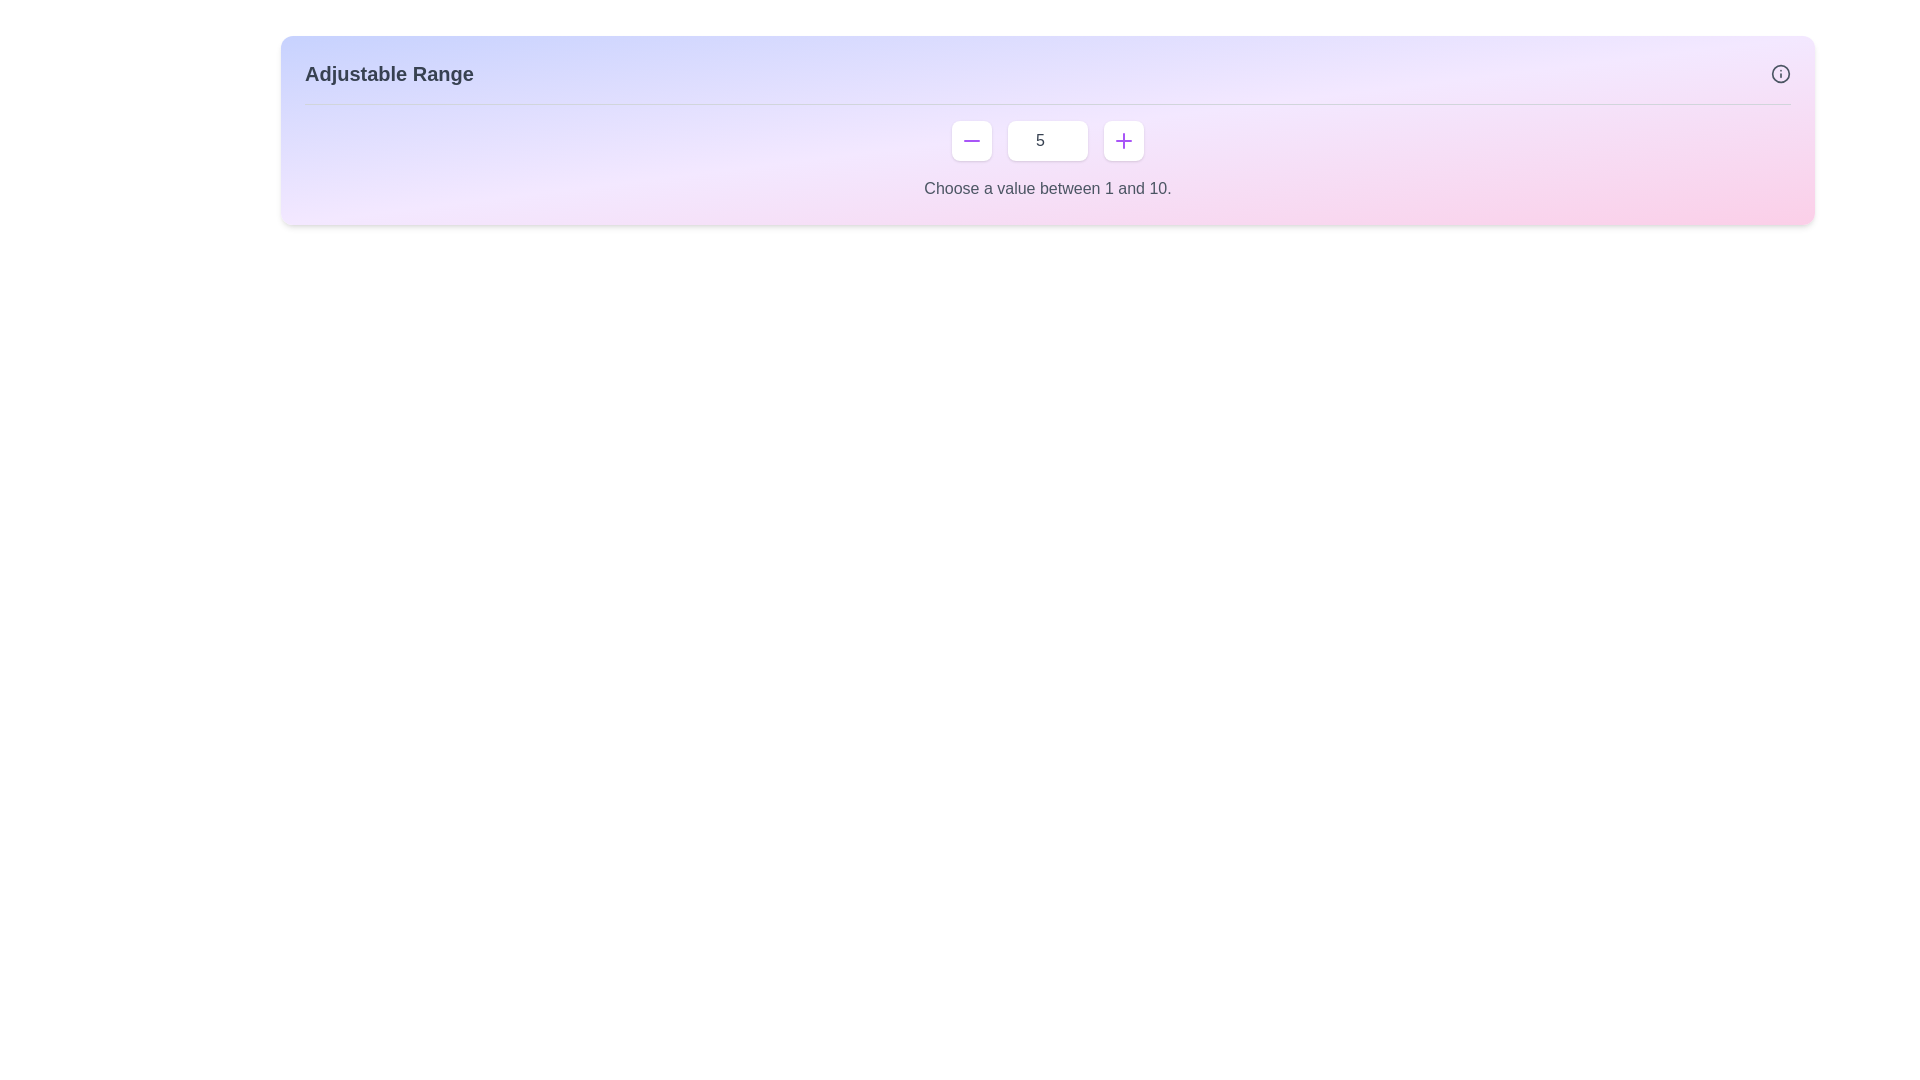  What do you see at coordinates (971, 140) in the screenshot?
I see `the button with a white background and purple text, featuring a minus icon, to decrease the value` at bounding box center [971, 140].